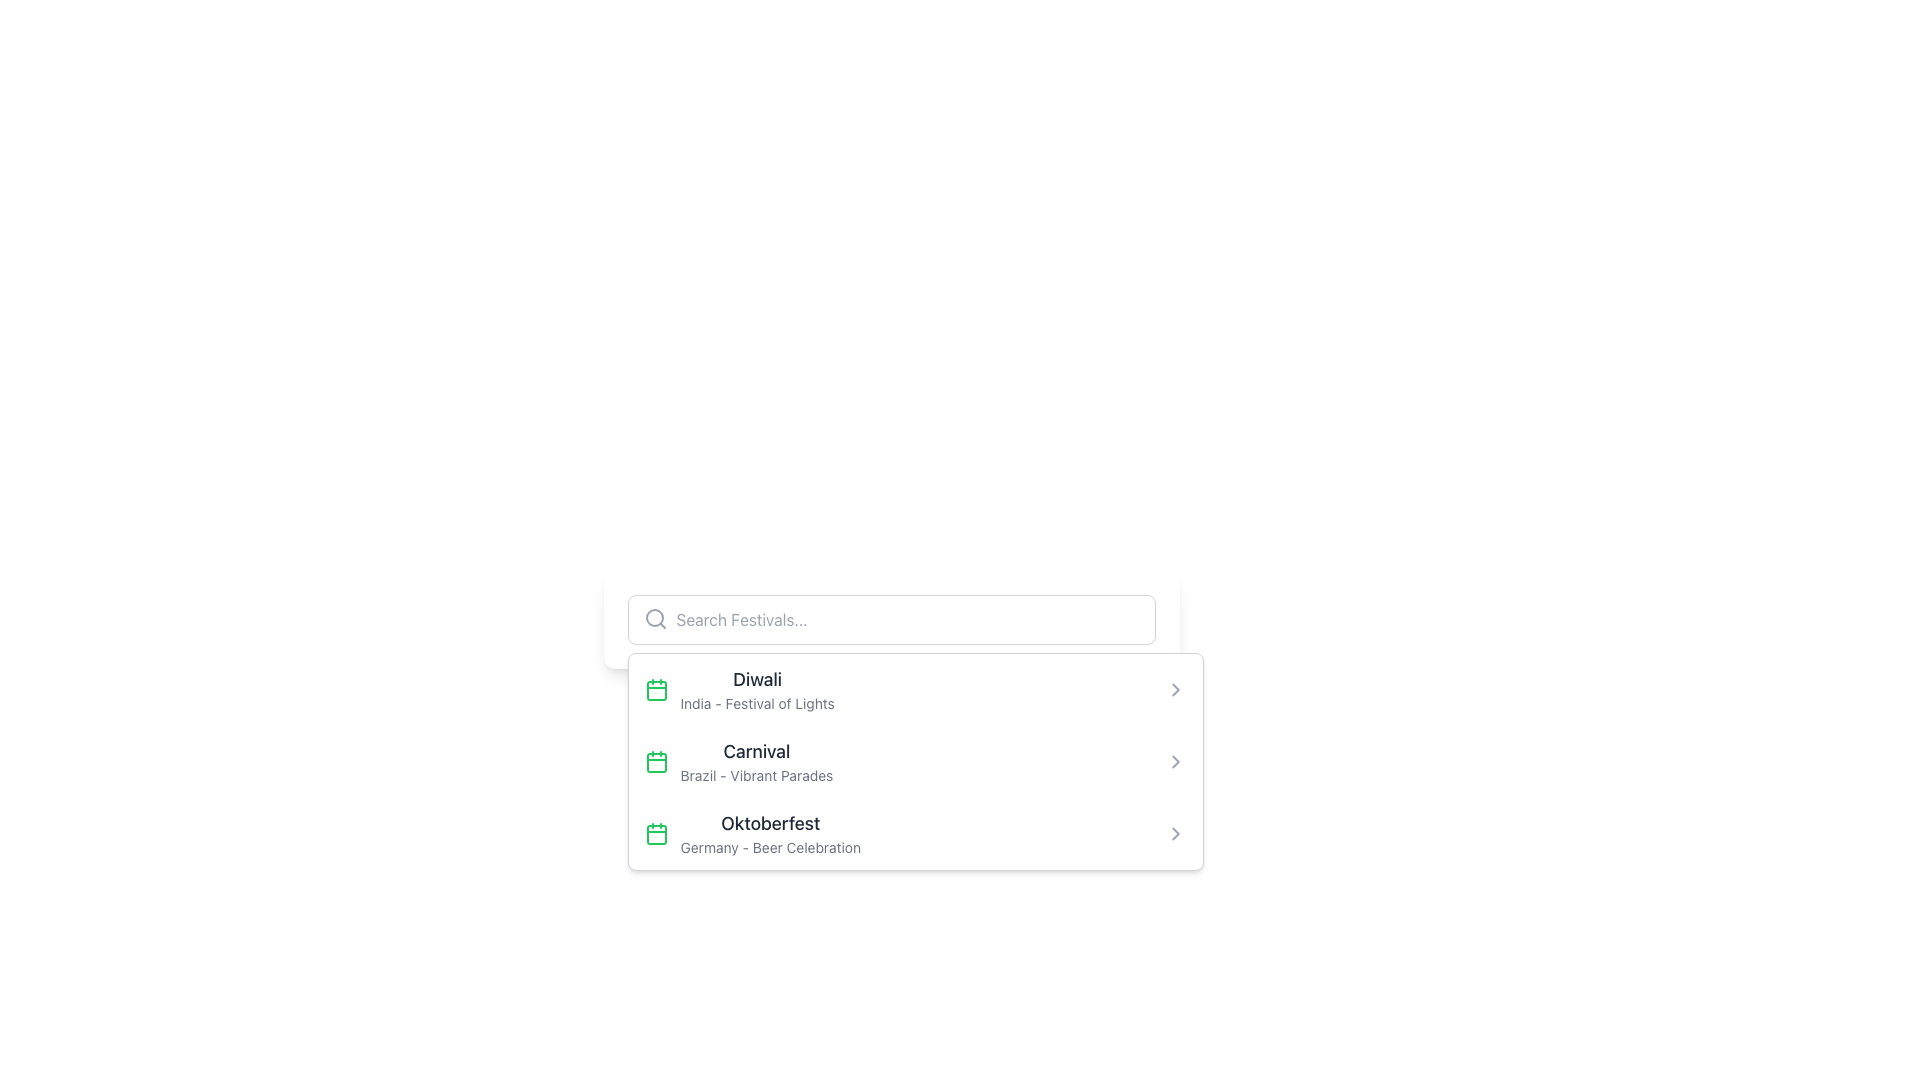  Describe the element at coordinates (1175, 762) in the screenshot. I see `the rightward-pointing chevron icon located at the far right end of the 'Carnival - Brazil - Vibrant Parades' list item to initiate navigation or reveal more information` at that location.